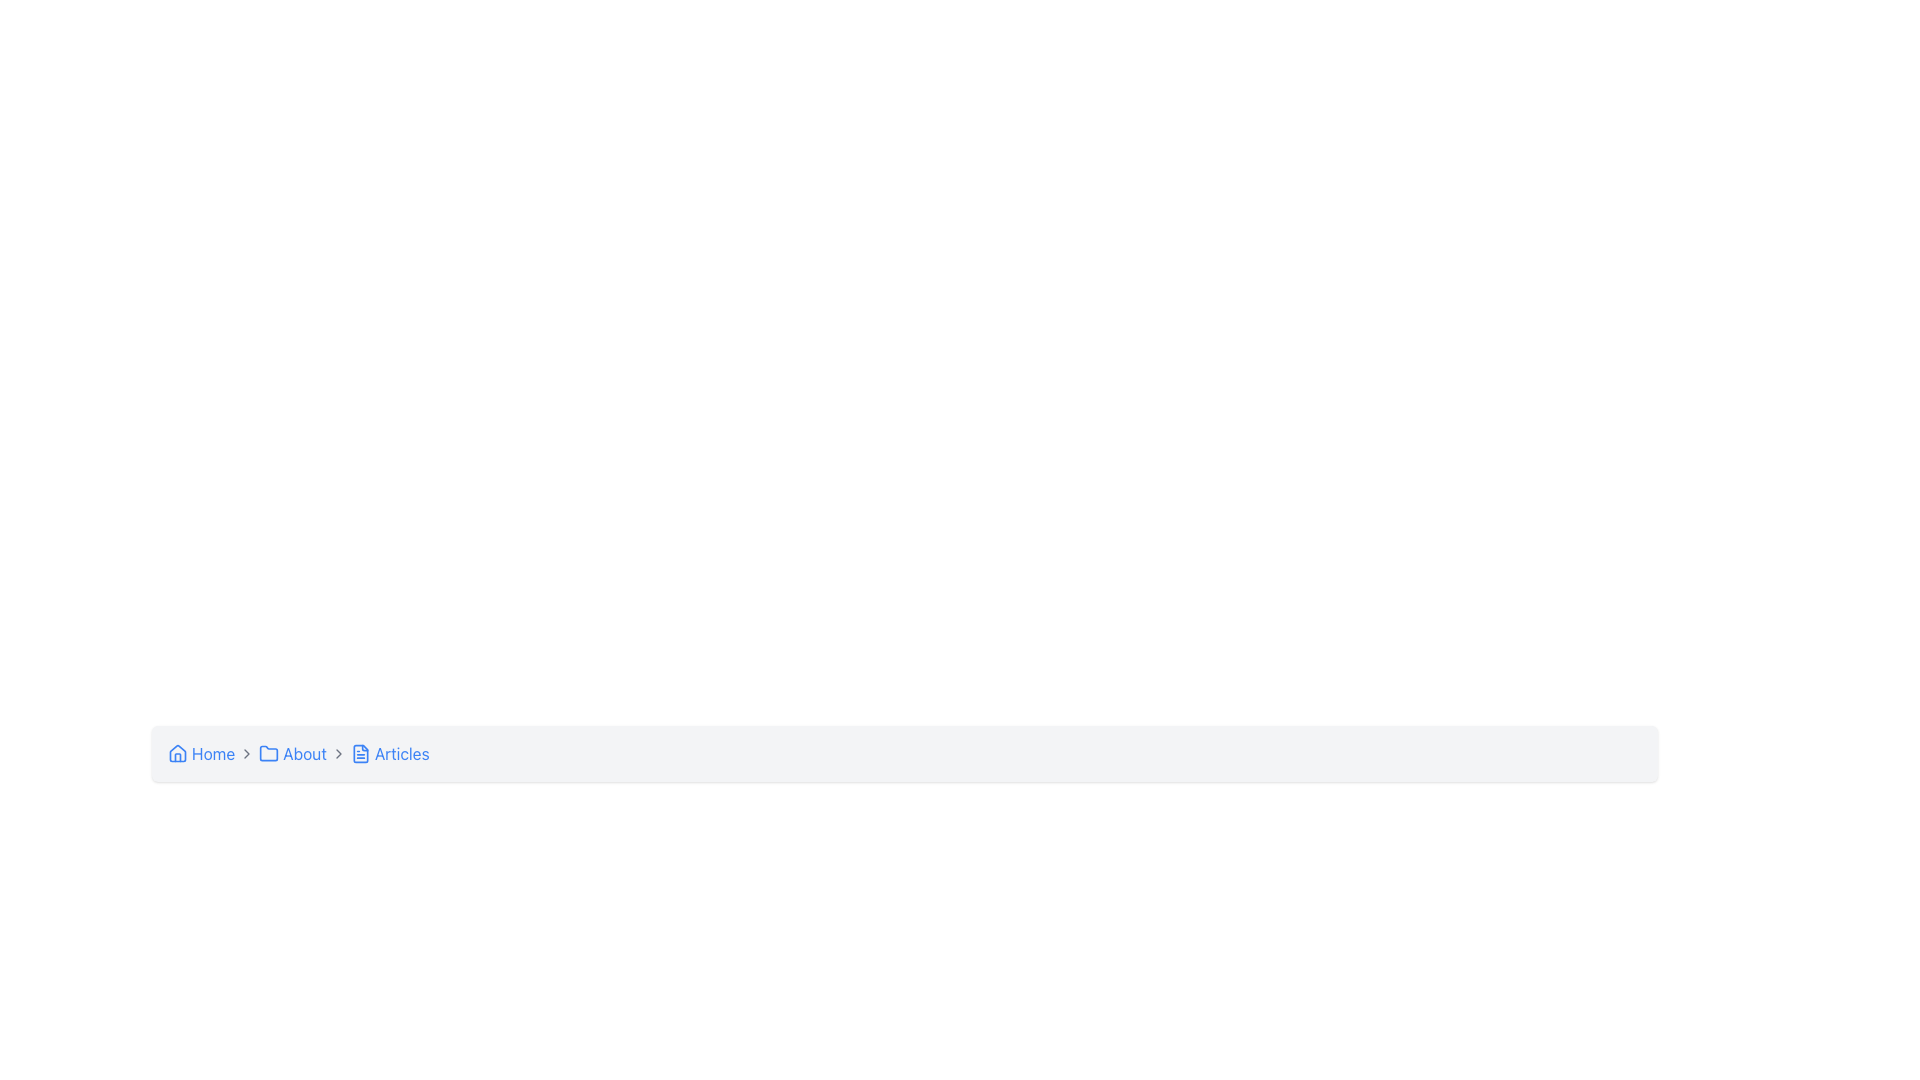 This screenshot has width=1920, height=1080. Describe the element at coordinates (268, 753) in the screenshot. I see `the folder icon` at that location.